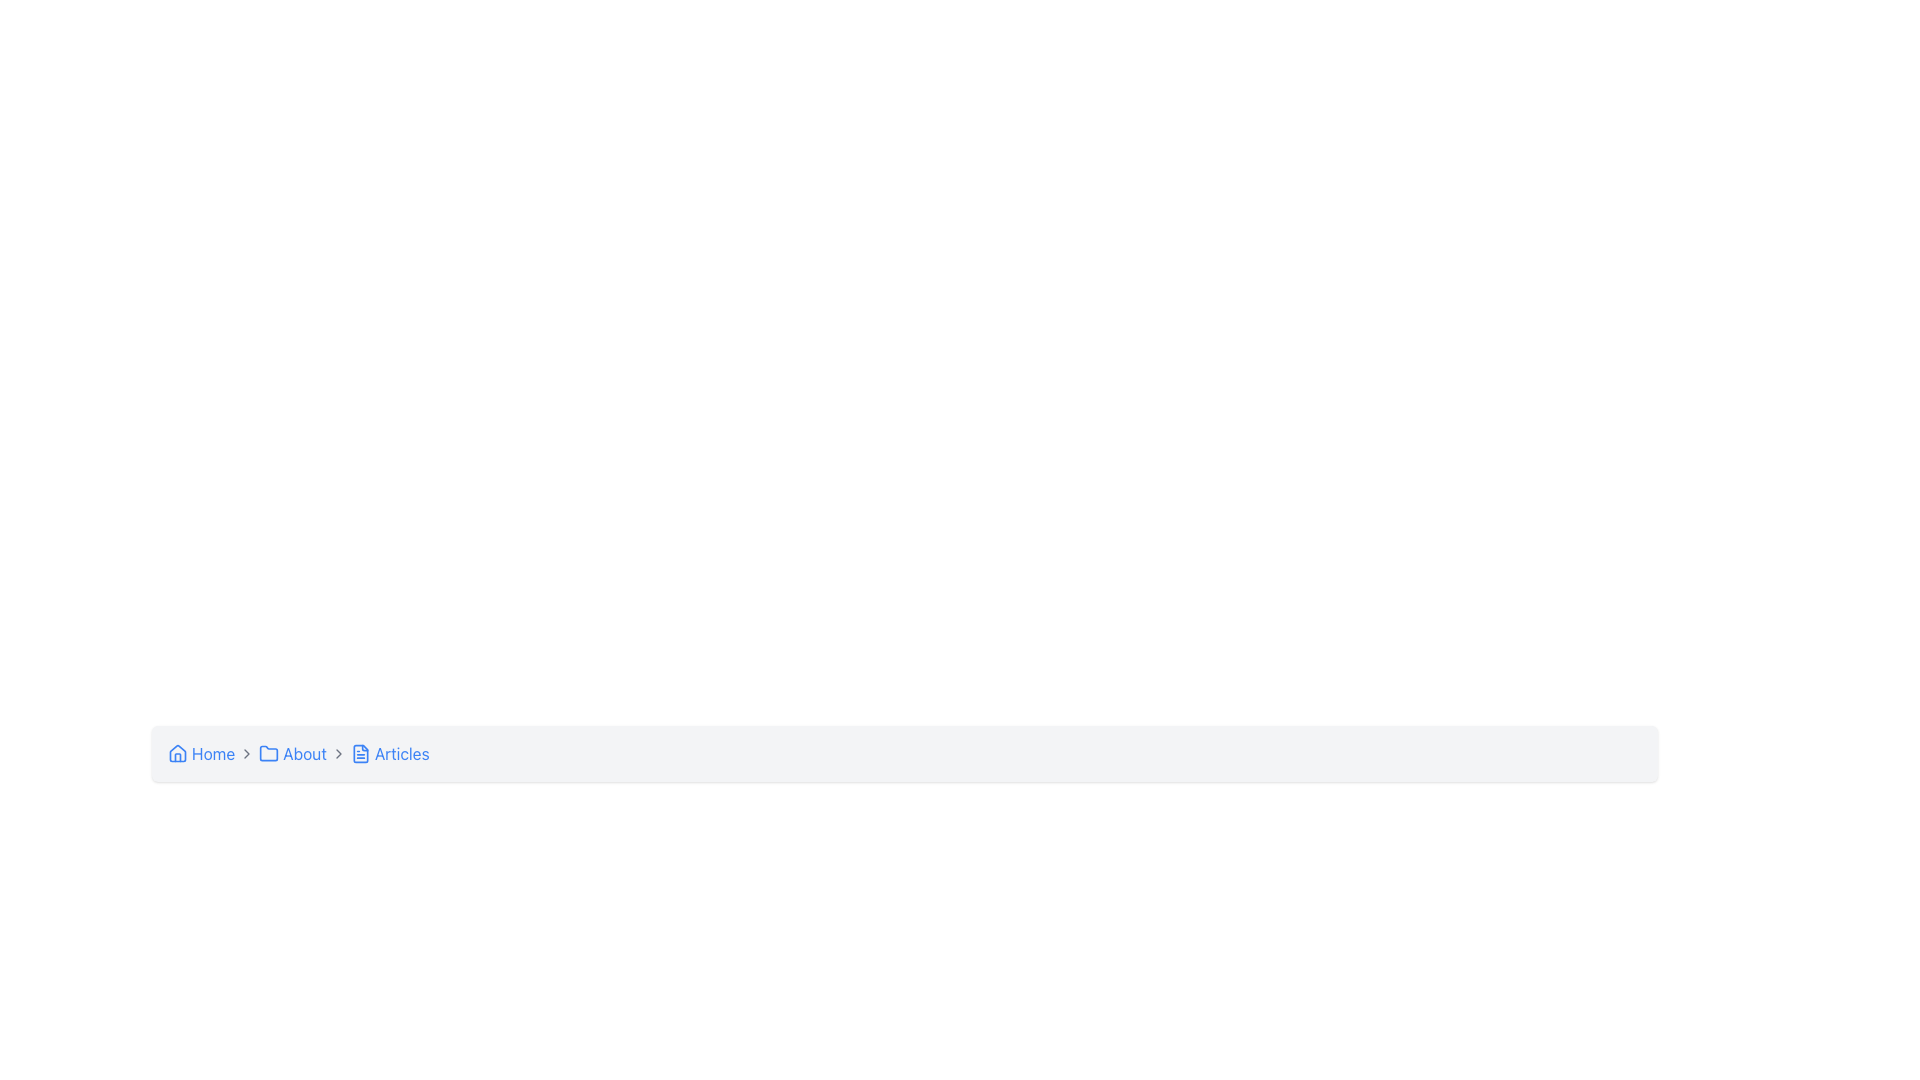 This screenshot has width=1920, height=1080. Describe the element at coordinates (268, 753) in the screenshot. I see `the folder icon` at that location.